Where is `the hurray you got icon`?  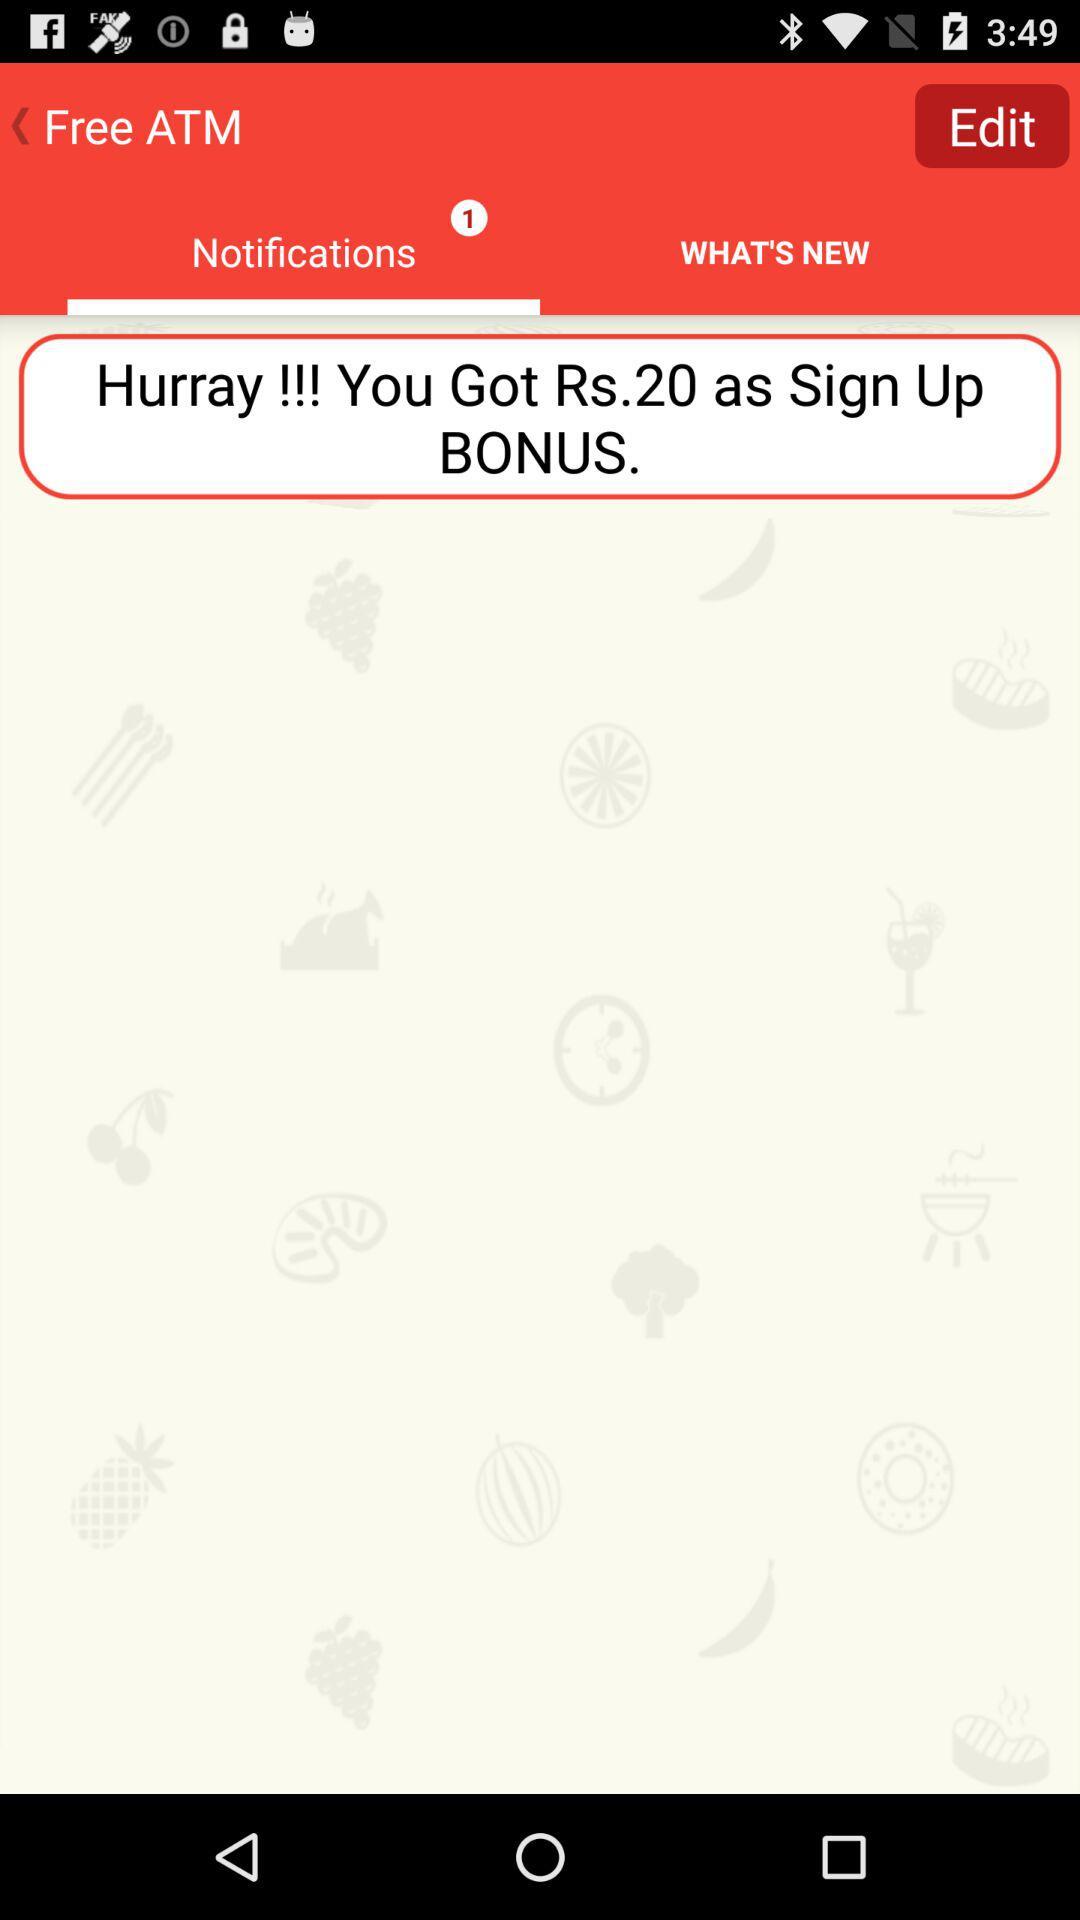
the hurray you got icon is located at coordinates (540, 415).